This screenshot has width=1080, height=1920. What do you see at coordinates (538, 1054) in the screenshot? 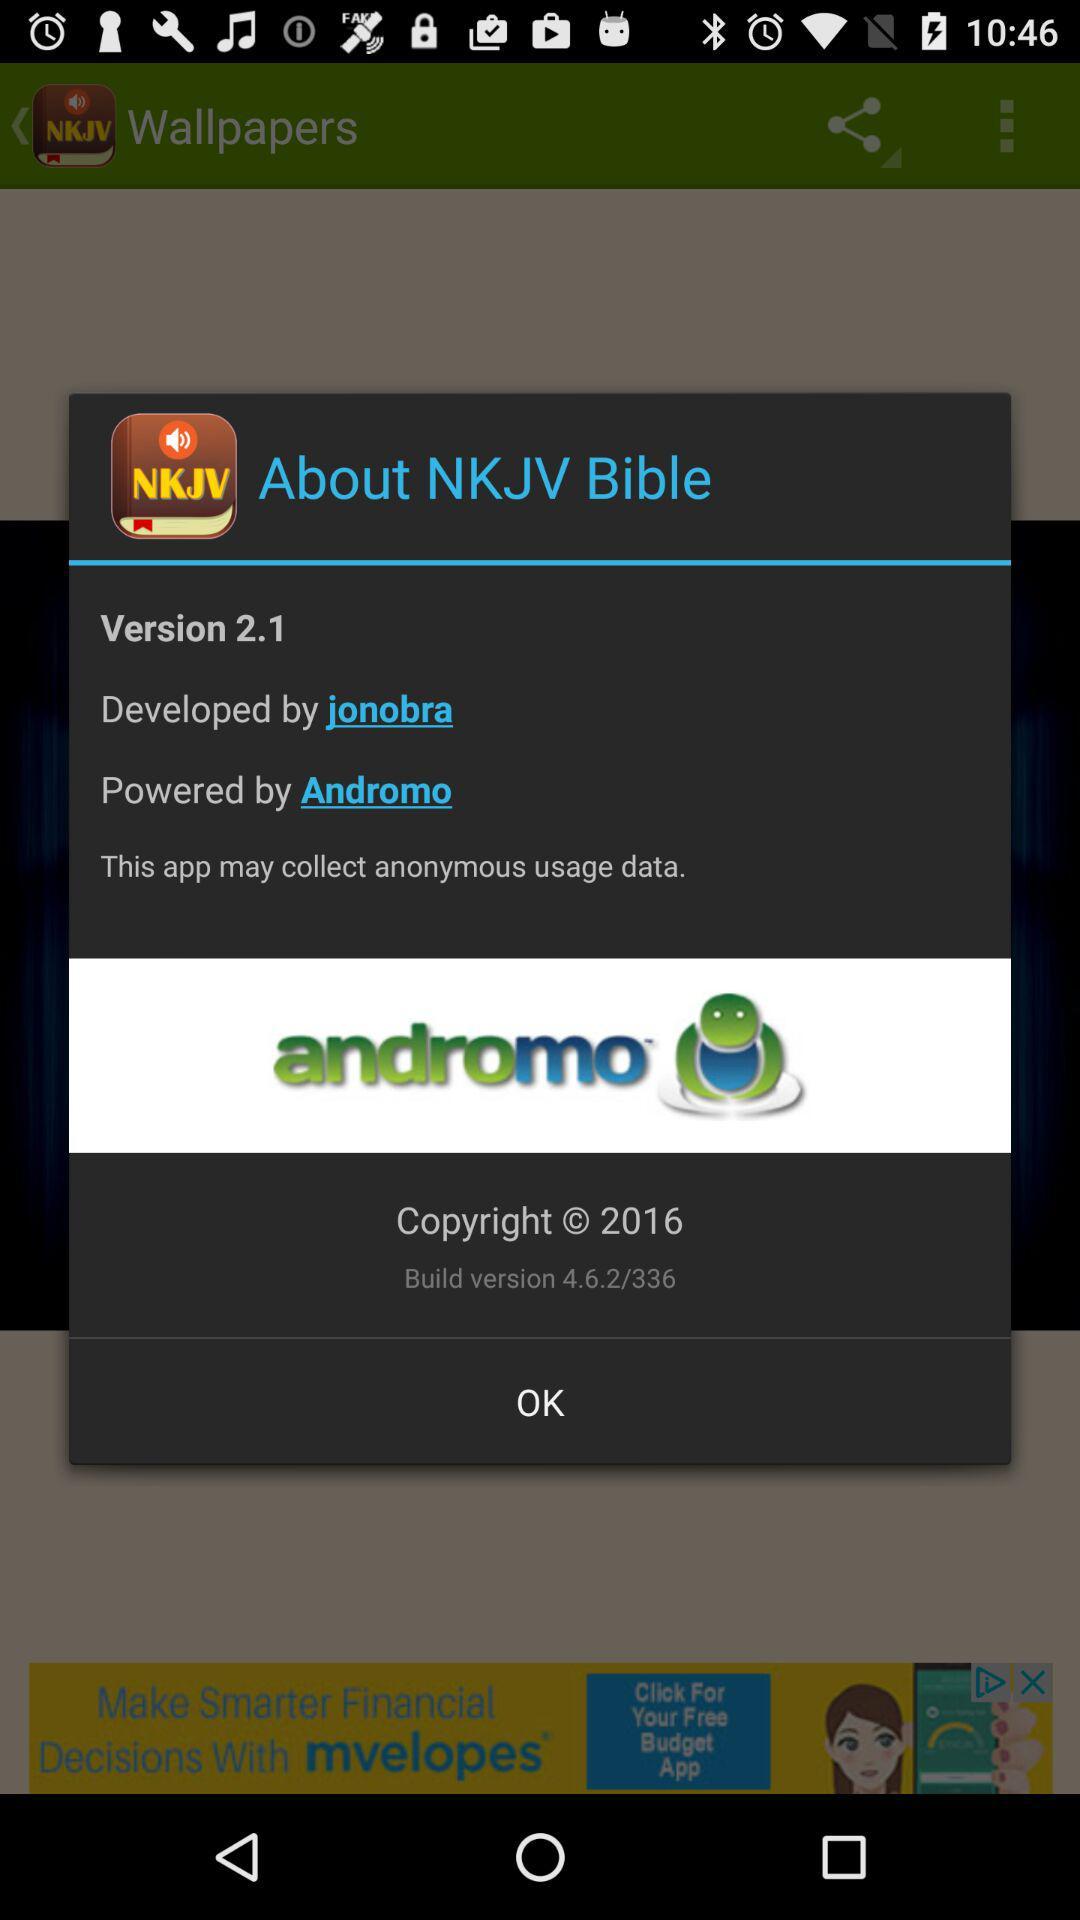
I see `andromo logo to go to website` at bounding box center [538, 1054].